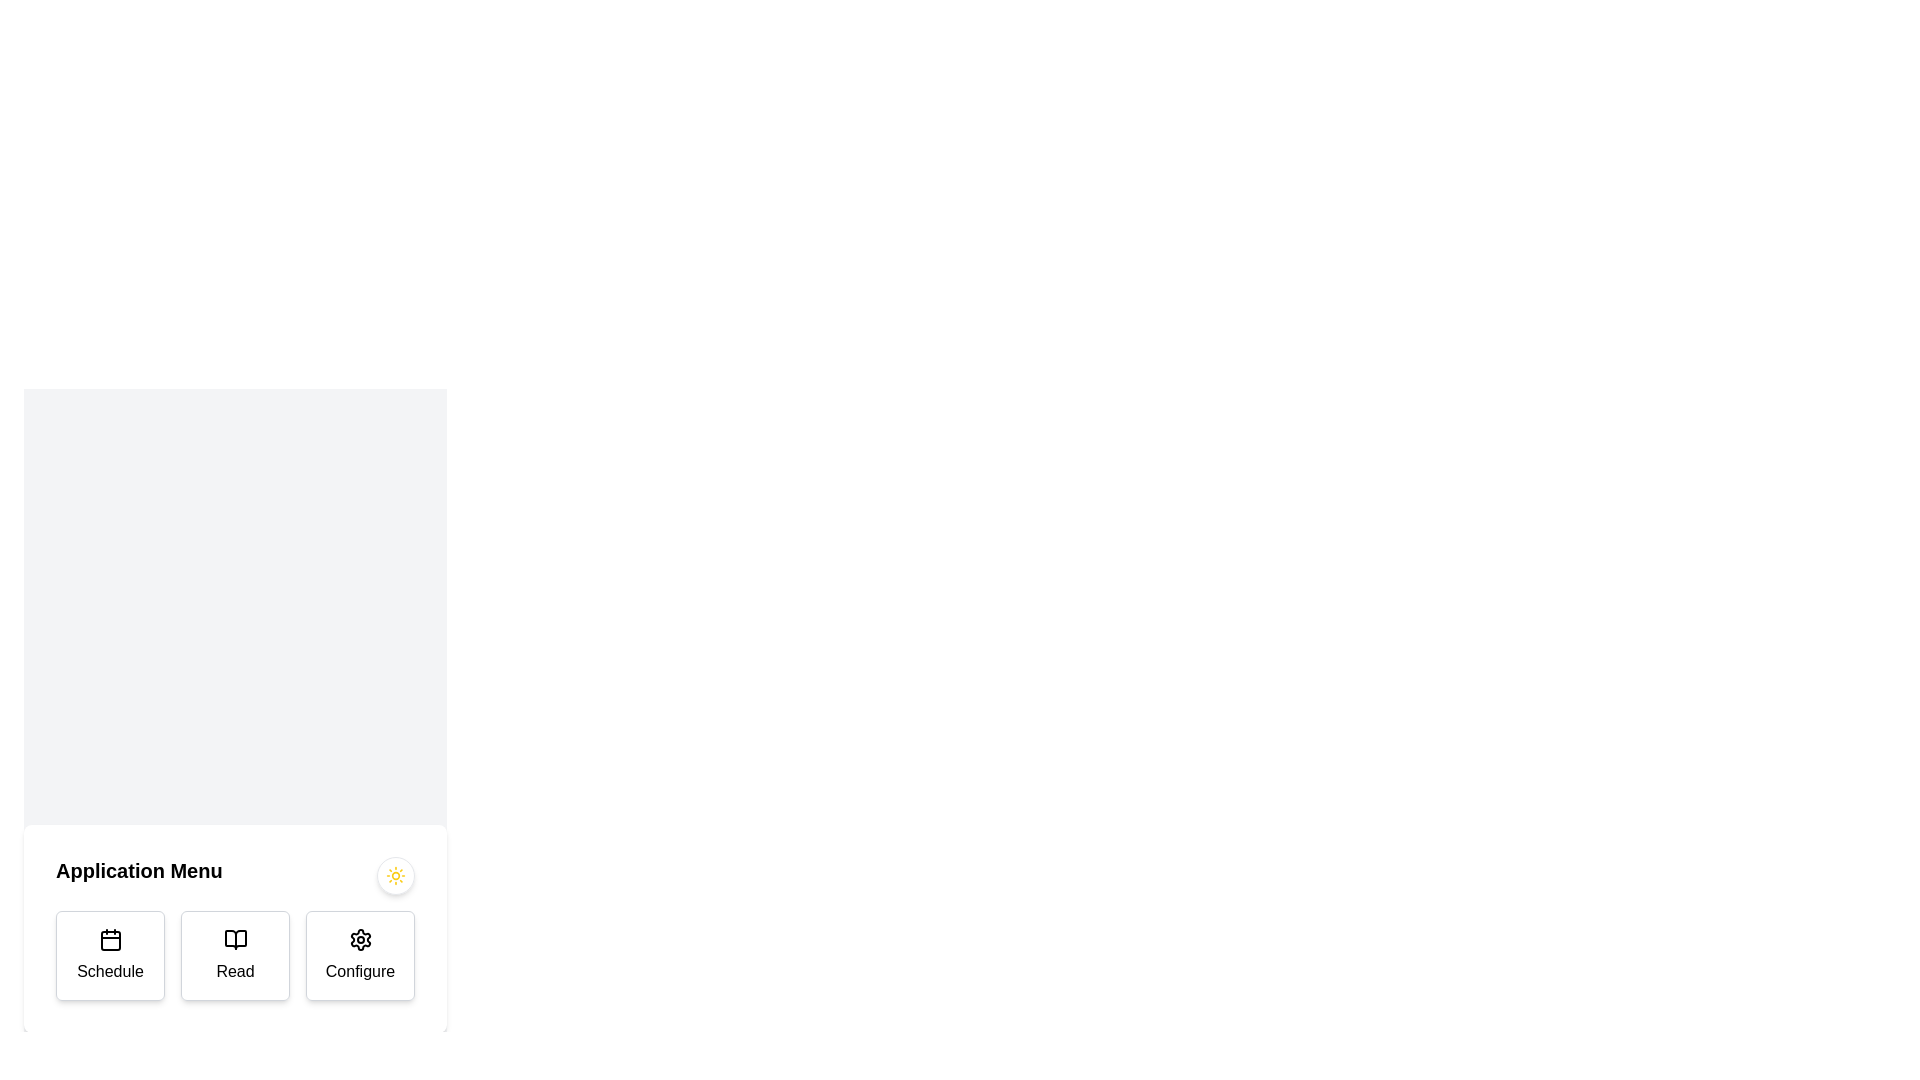 The height and width of the screenshot is (1080, 1920). What do you see at coordinates (360, 940) in the screenshot?
I see `the circular gear icon with a hollow center, outlined in black, which is positioned above the 'Configure' text label in the bottom-right corner of the Application Menu` at bounding box center [360, 940].